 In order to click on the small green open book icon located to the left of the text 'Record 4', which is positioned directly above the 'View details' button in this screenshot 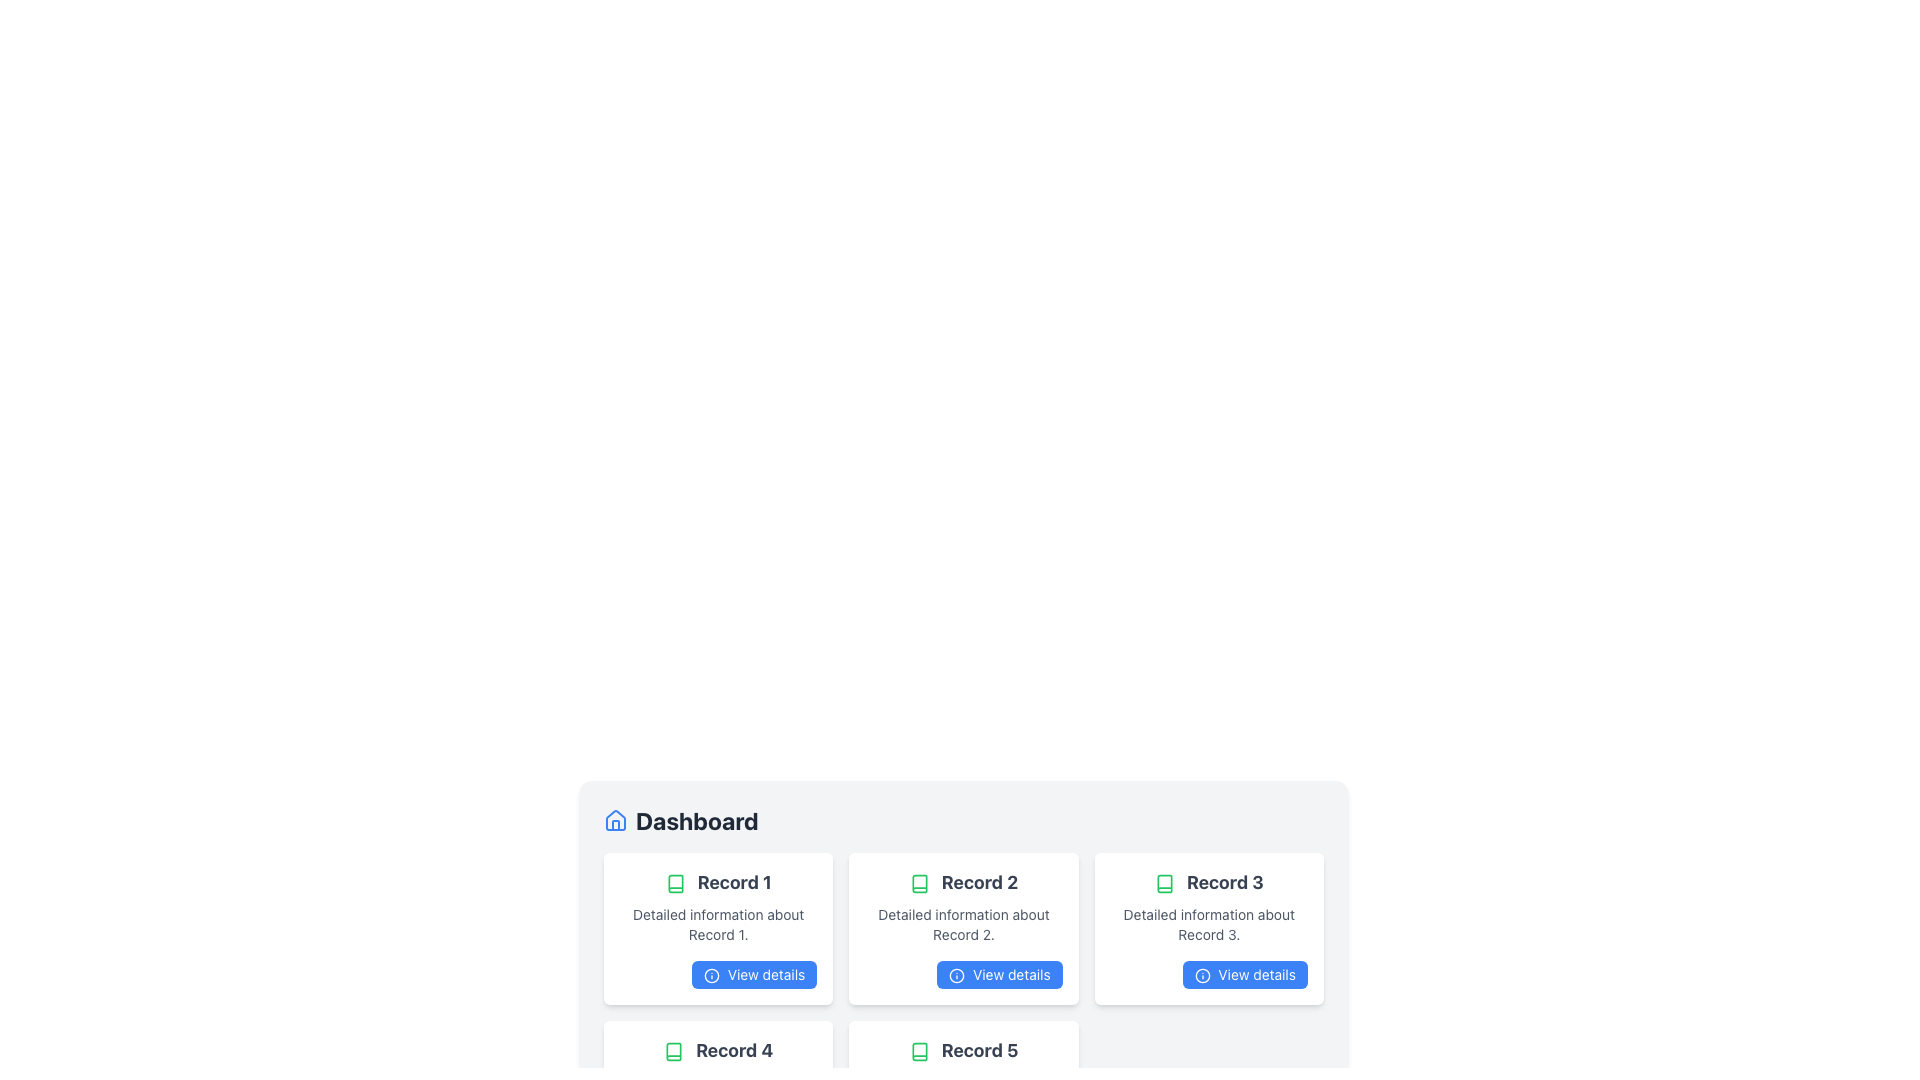, I will do `click(673, 1051)`.